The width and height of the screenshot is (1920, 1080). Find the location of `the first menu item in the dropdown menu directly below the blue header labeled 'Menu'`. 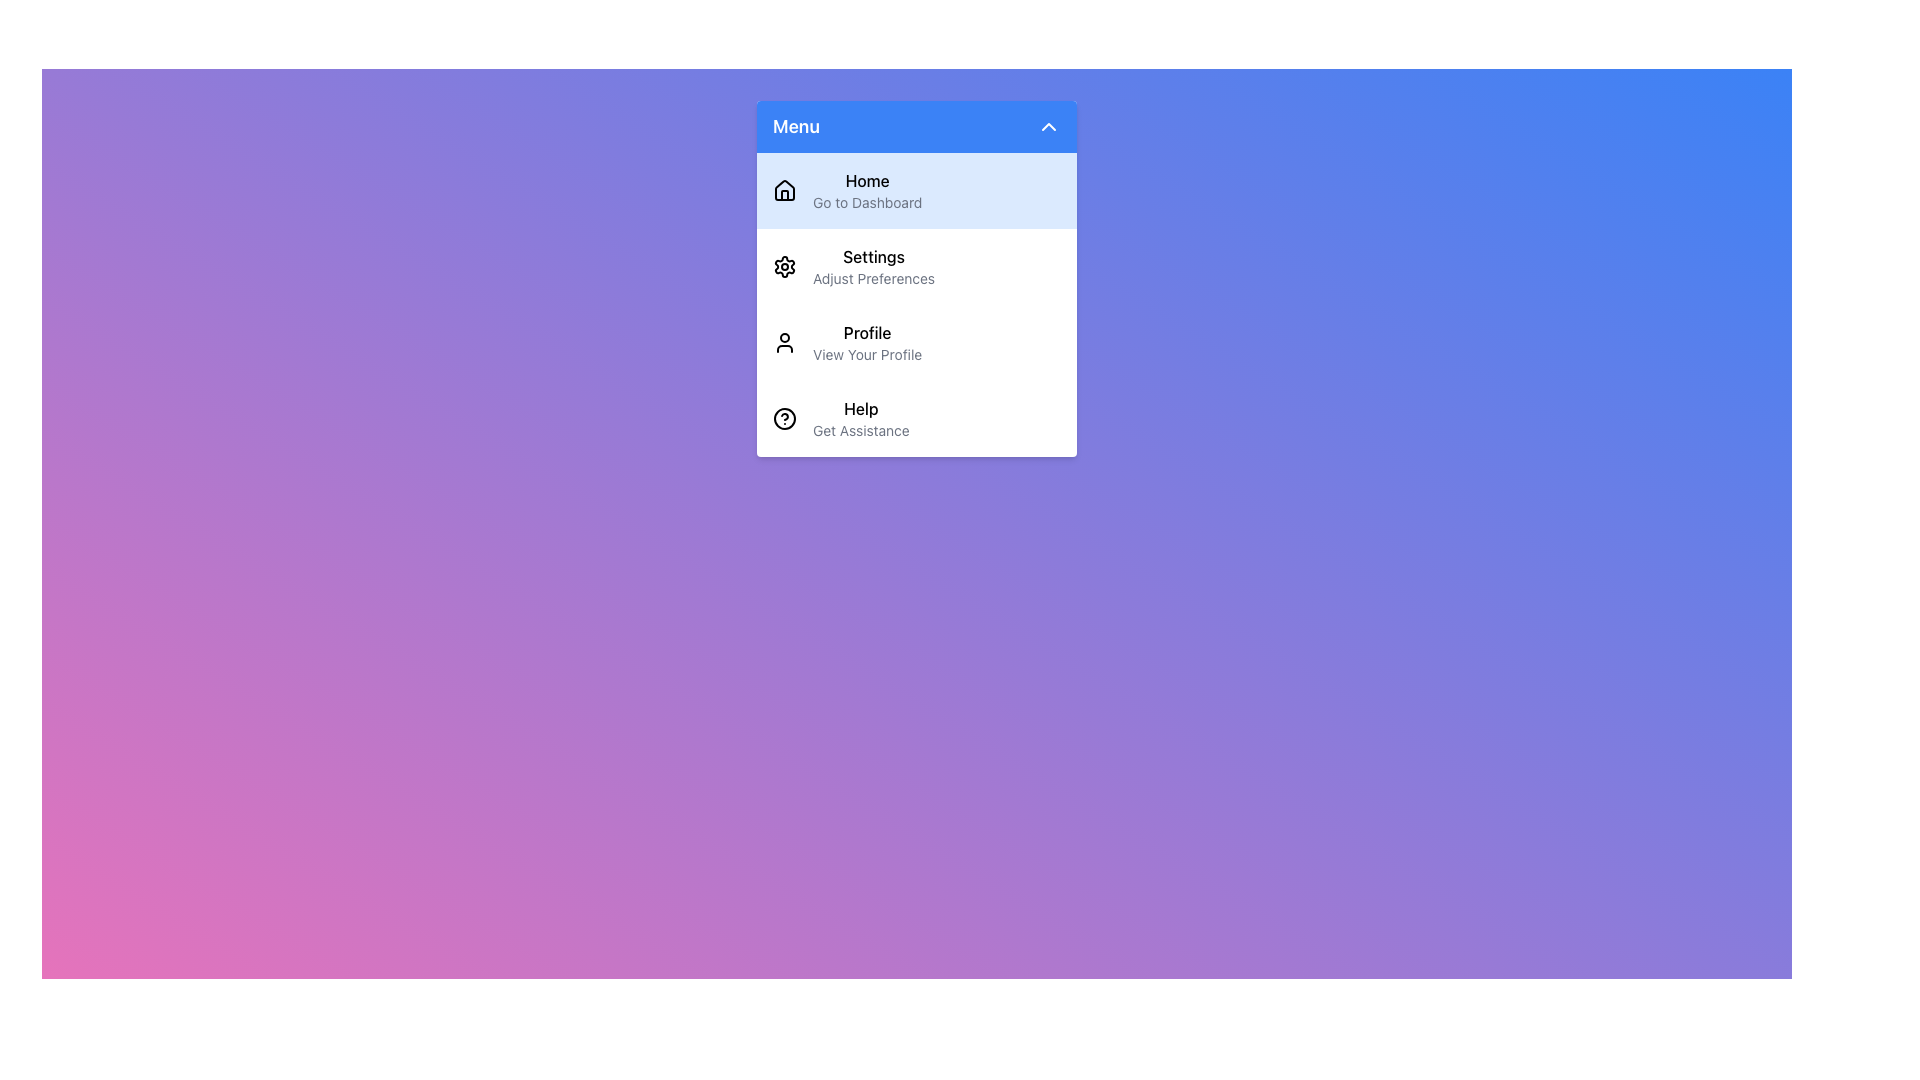

the first menu item in the dropdown menu directly below the blue header labeled 'Menu' is located at coordinates (915, 191).